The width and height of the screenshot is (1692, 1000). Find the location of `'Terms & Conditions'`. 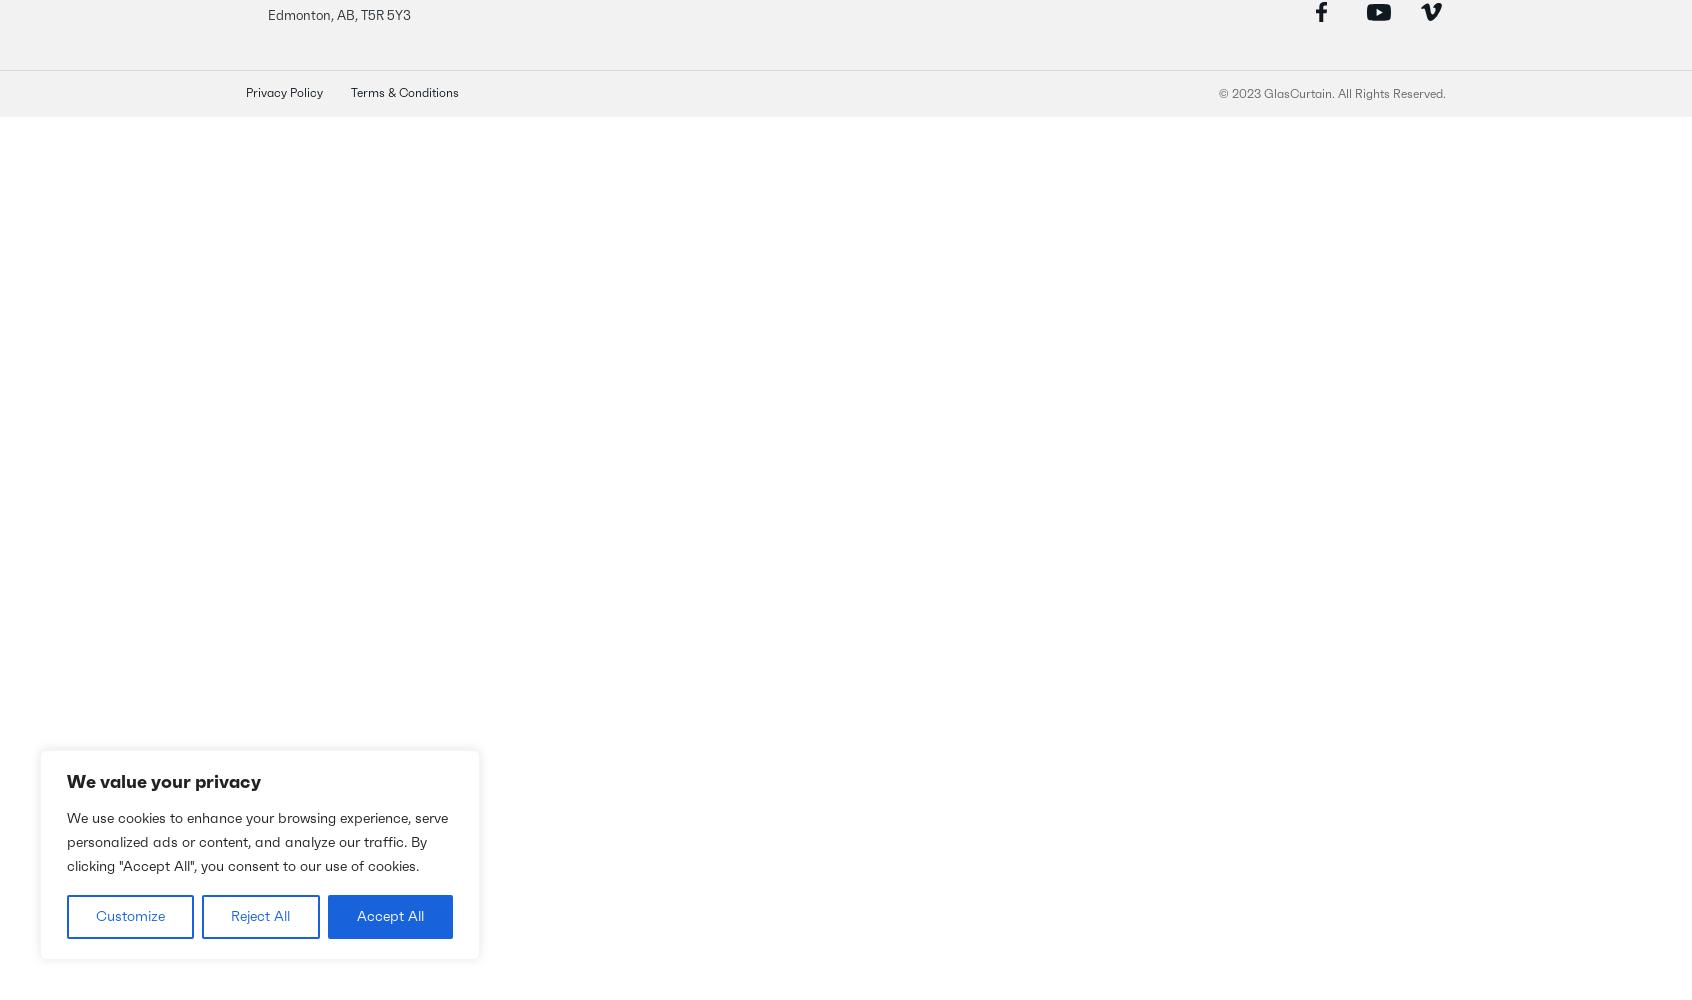

'Terms & Conditions' is located at coordinates (405, 92).